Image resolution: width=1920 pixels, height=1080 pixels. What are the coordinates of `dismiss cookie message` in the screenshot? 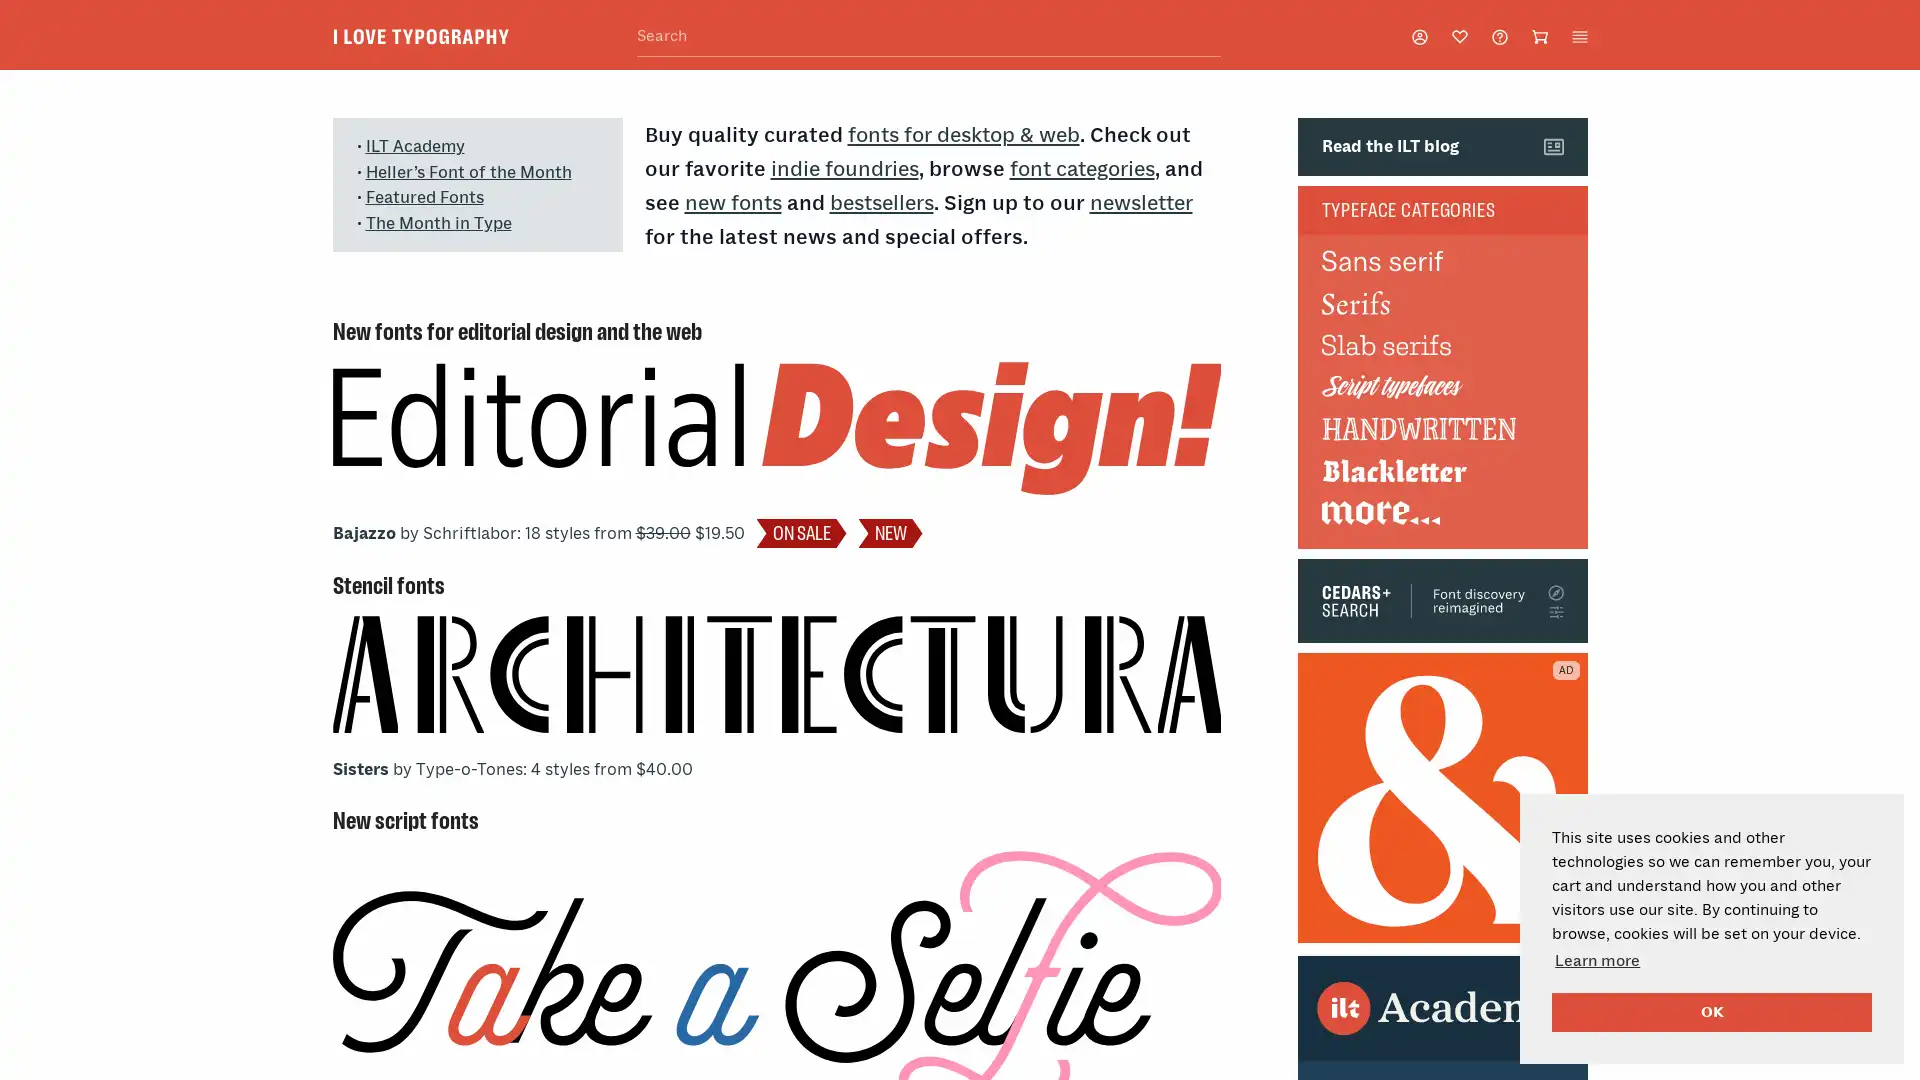 It's located at (1711, 1011).